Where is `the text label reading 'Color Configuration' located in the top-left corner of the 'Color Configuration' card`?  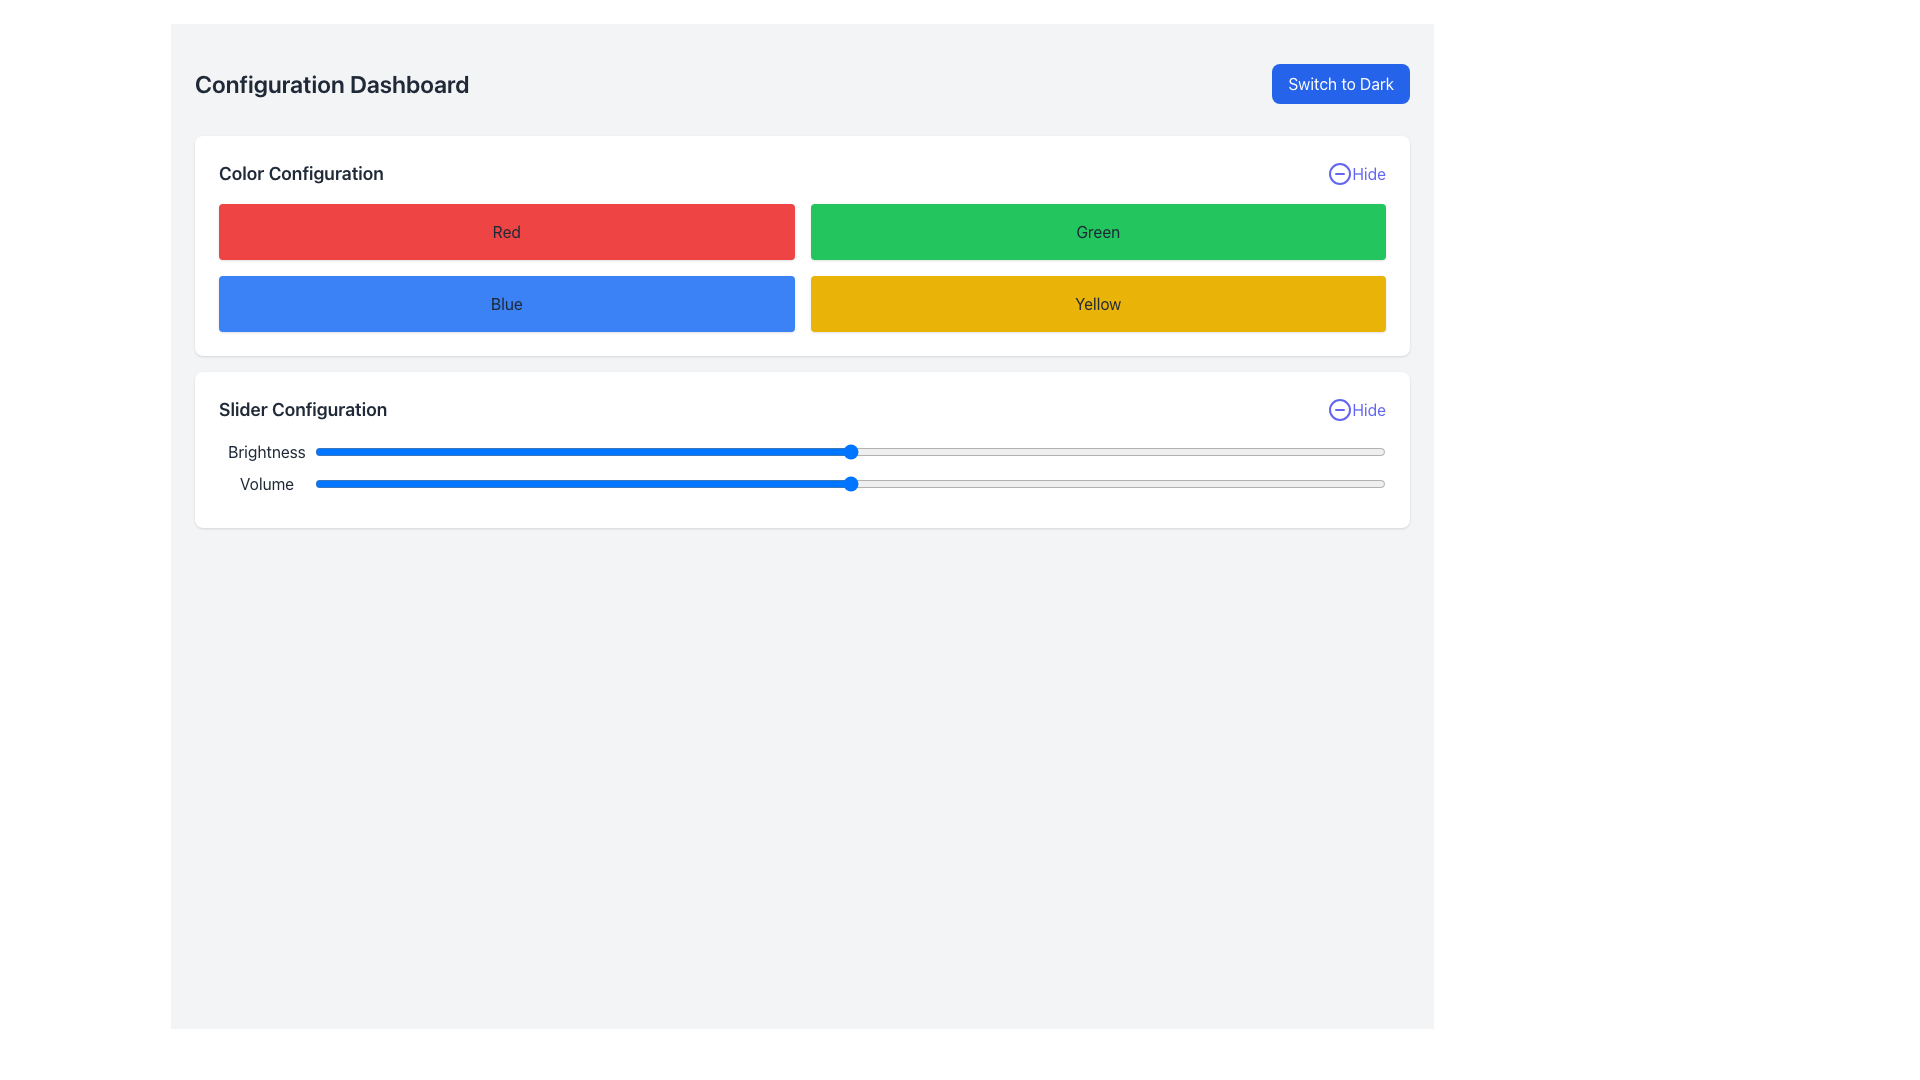
the text label reading 'Color Configuration' located in the top-left corner of the 'Color Configuration' card is located at coordinates (300, 172).